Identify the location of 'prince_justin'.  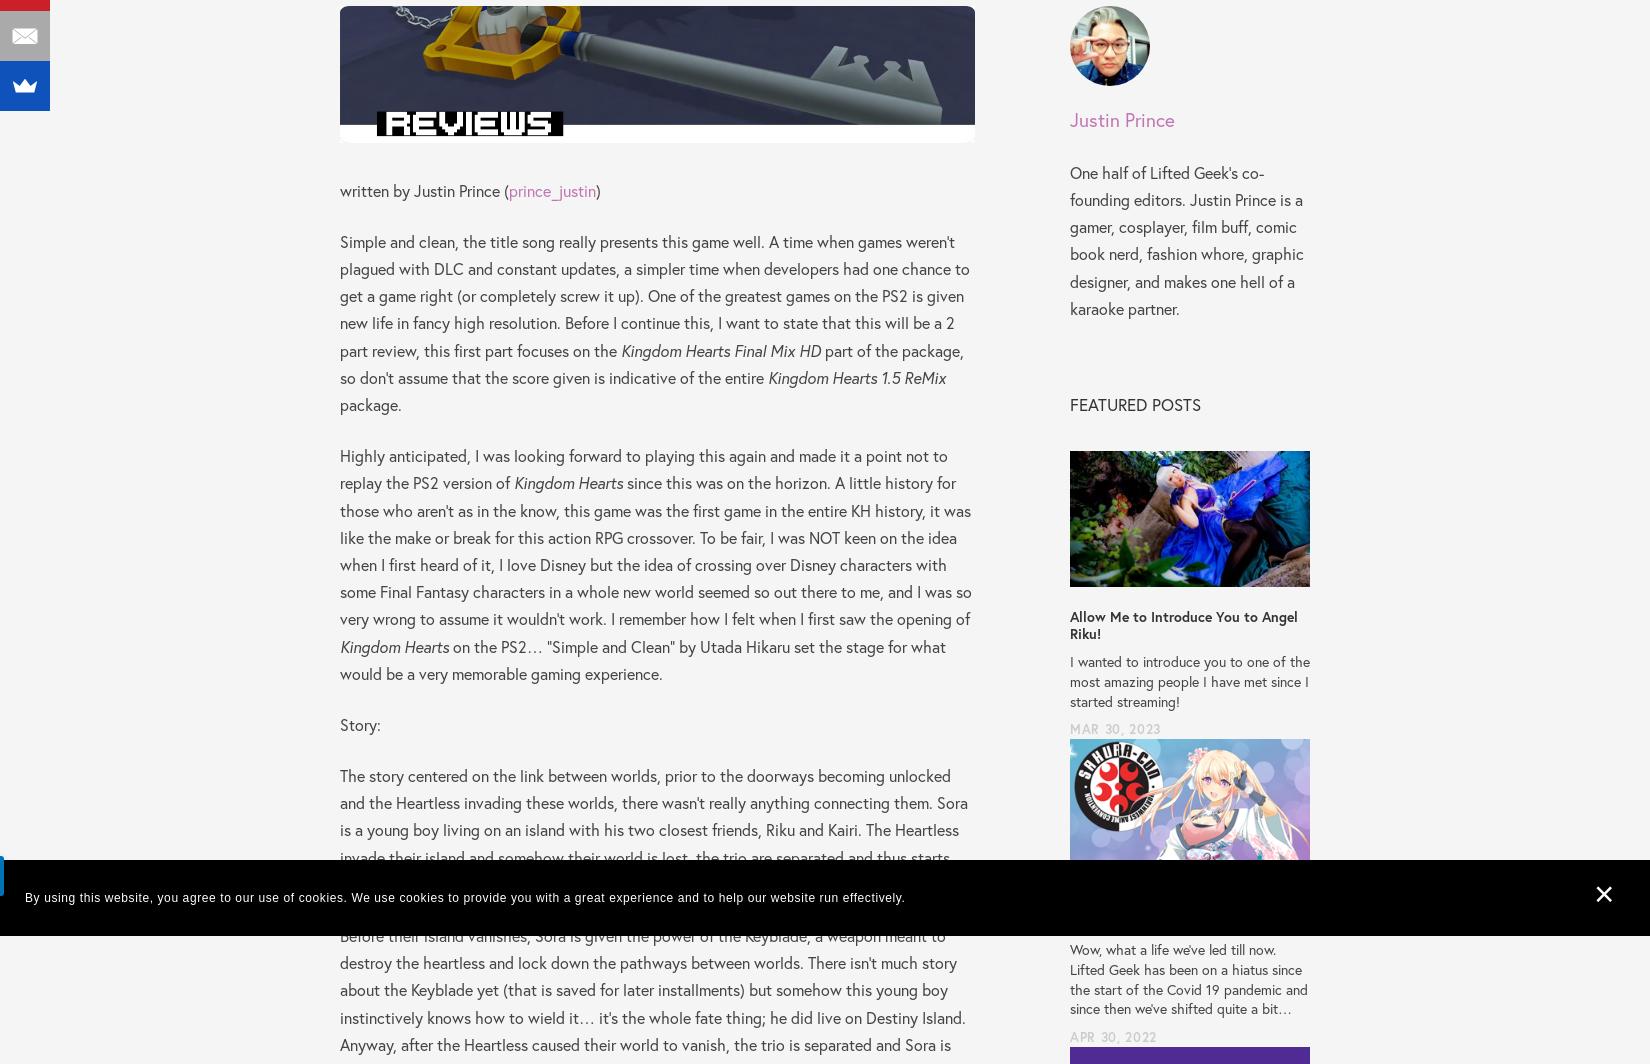
(551, 189).